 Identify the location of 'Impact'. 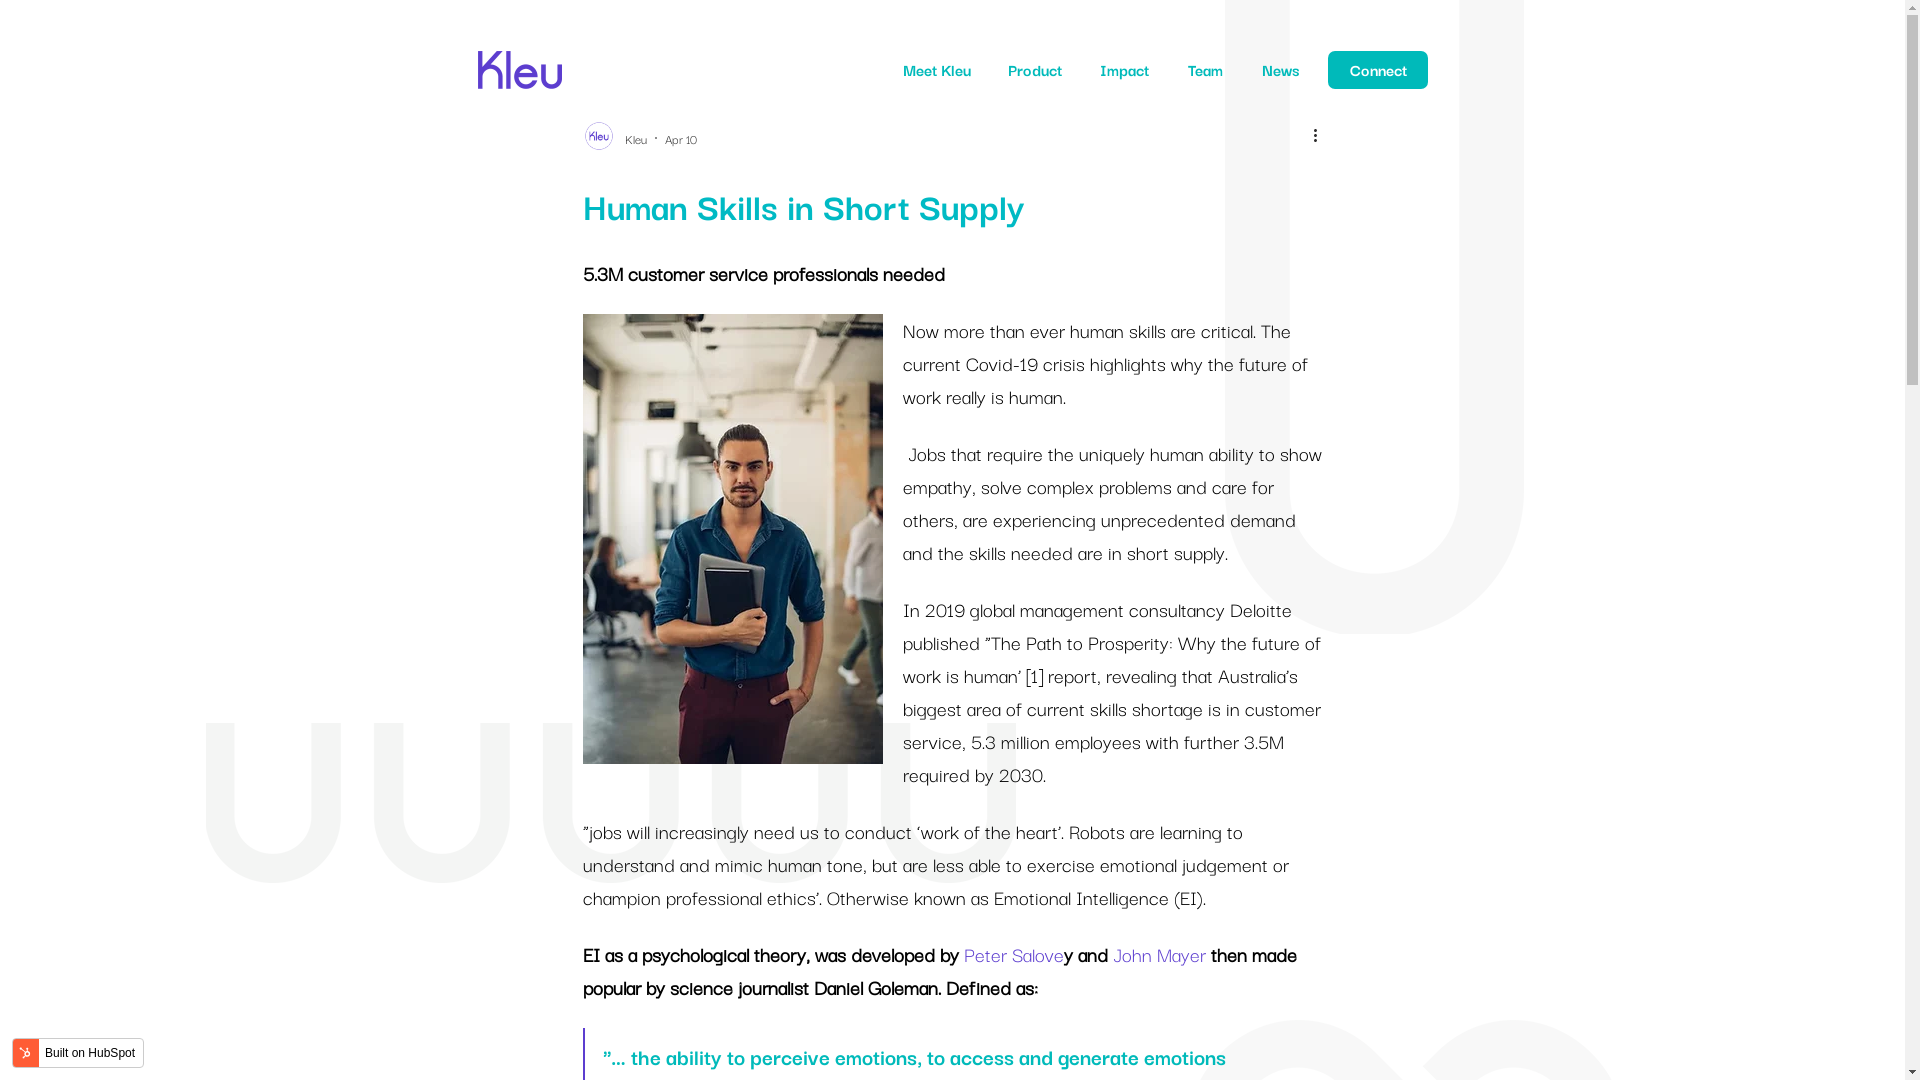
(1124, 68).